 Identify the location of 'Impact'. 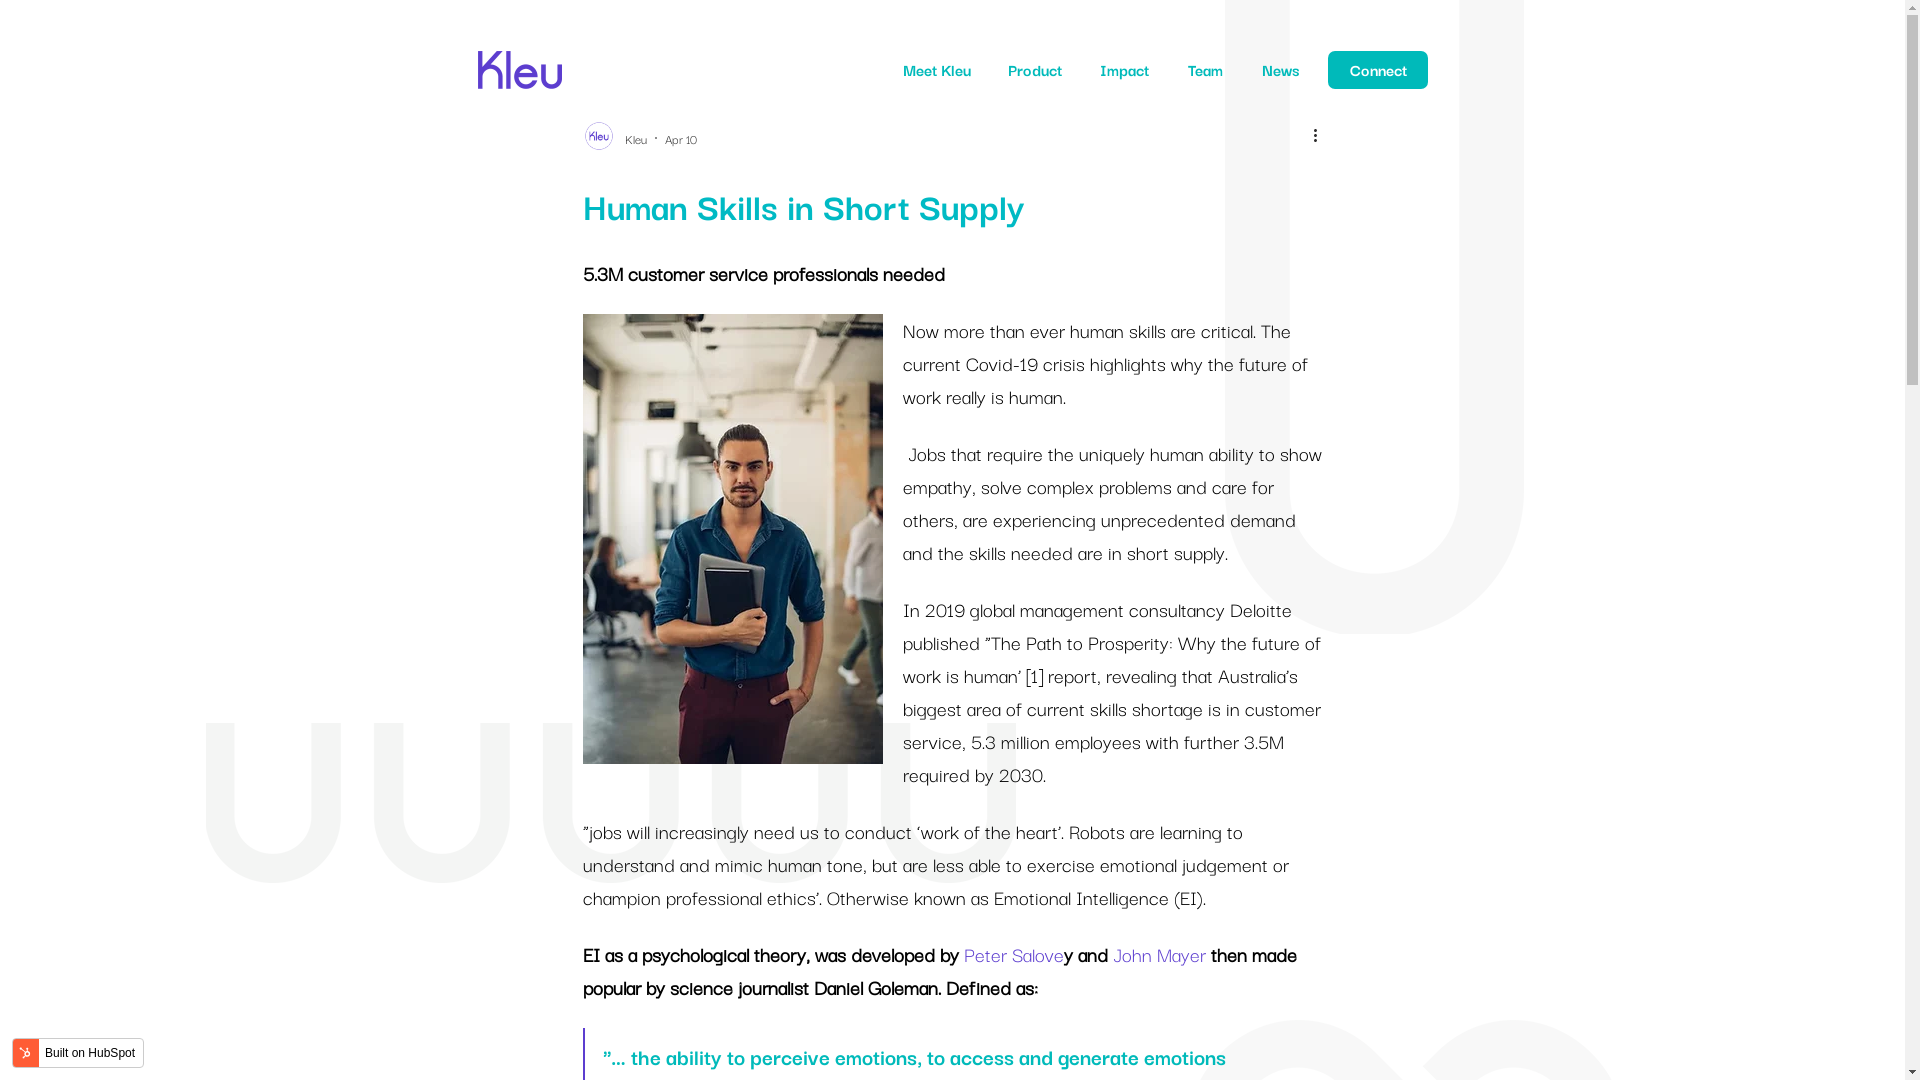
(1124, 68).